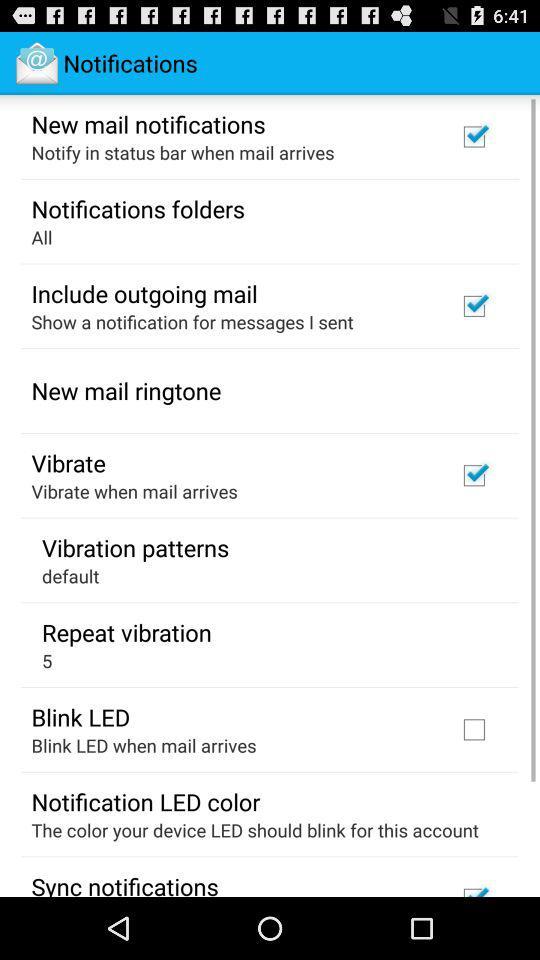 The height and width of the screenshot is (960, 540). I want to click on the app below all item, so click(143, 292).